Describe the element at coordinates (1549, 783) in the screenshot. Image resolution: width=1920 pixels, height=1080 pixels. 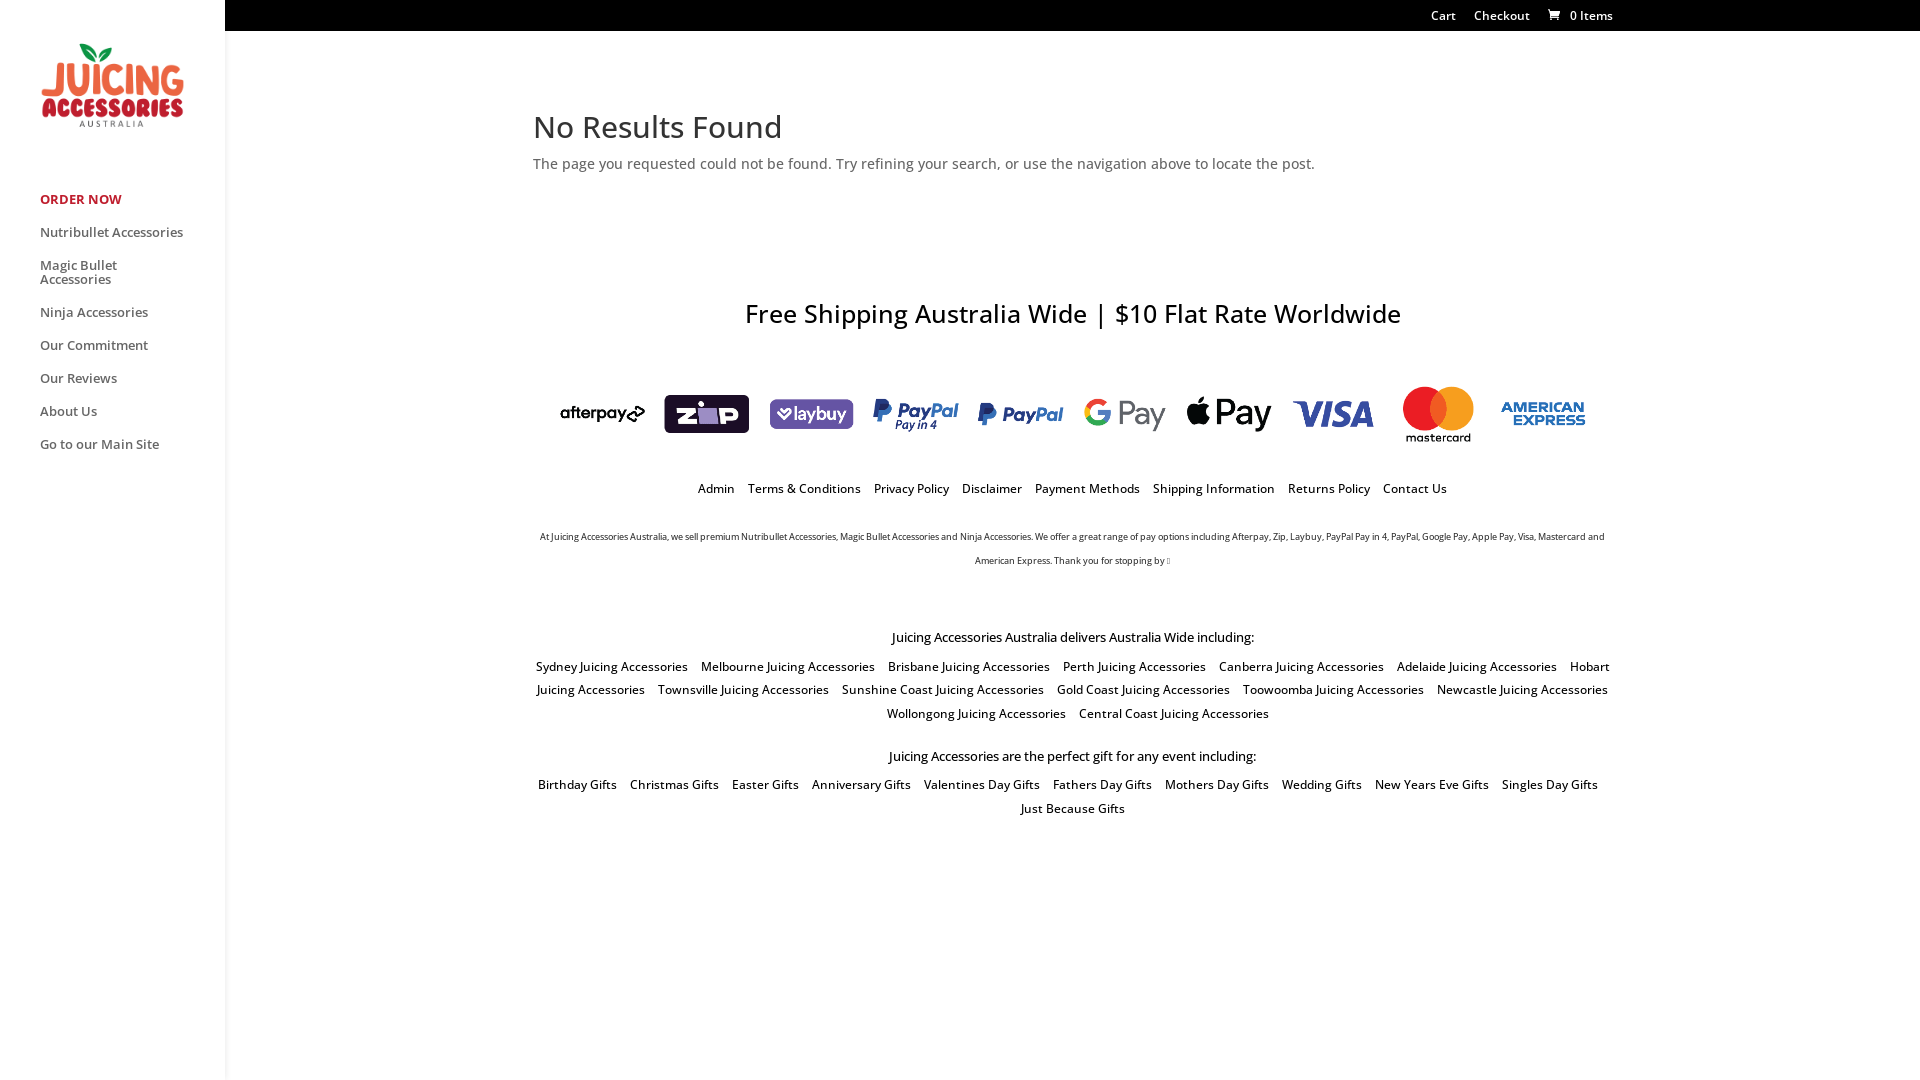
I see `'Singles Day Gifts'` at that location.